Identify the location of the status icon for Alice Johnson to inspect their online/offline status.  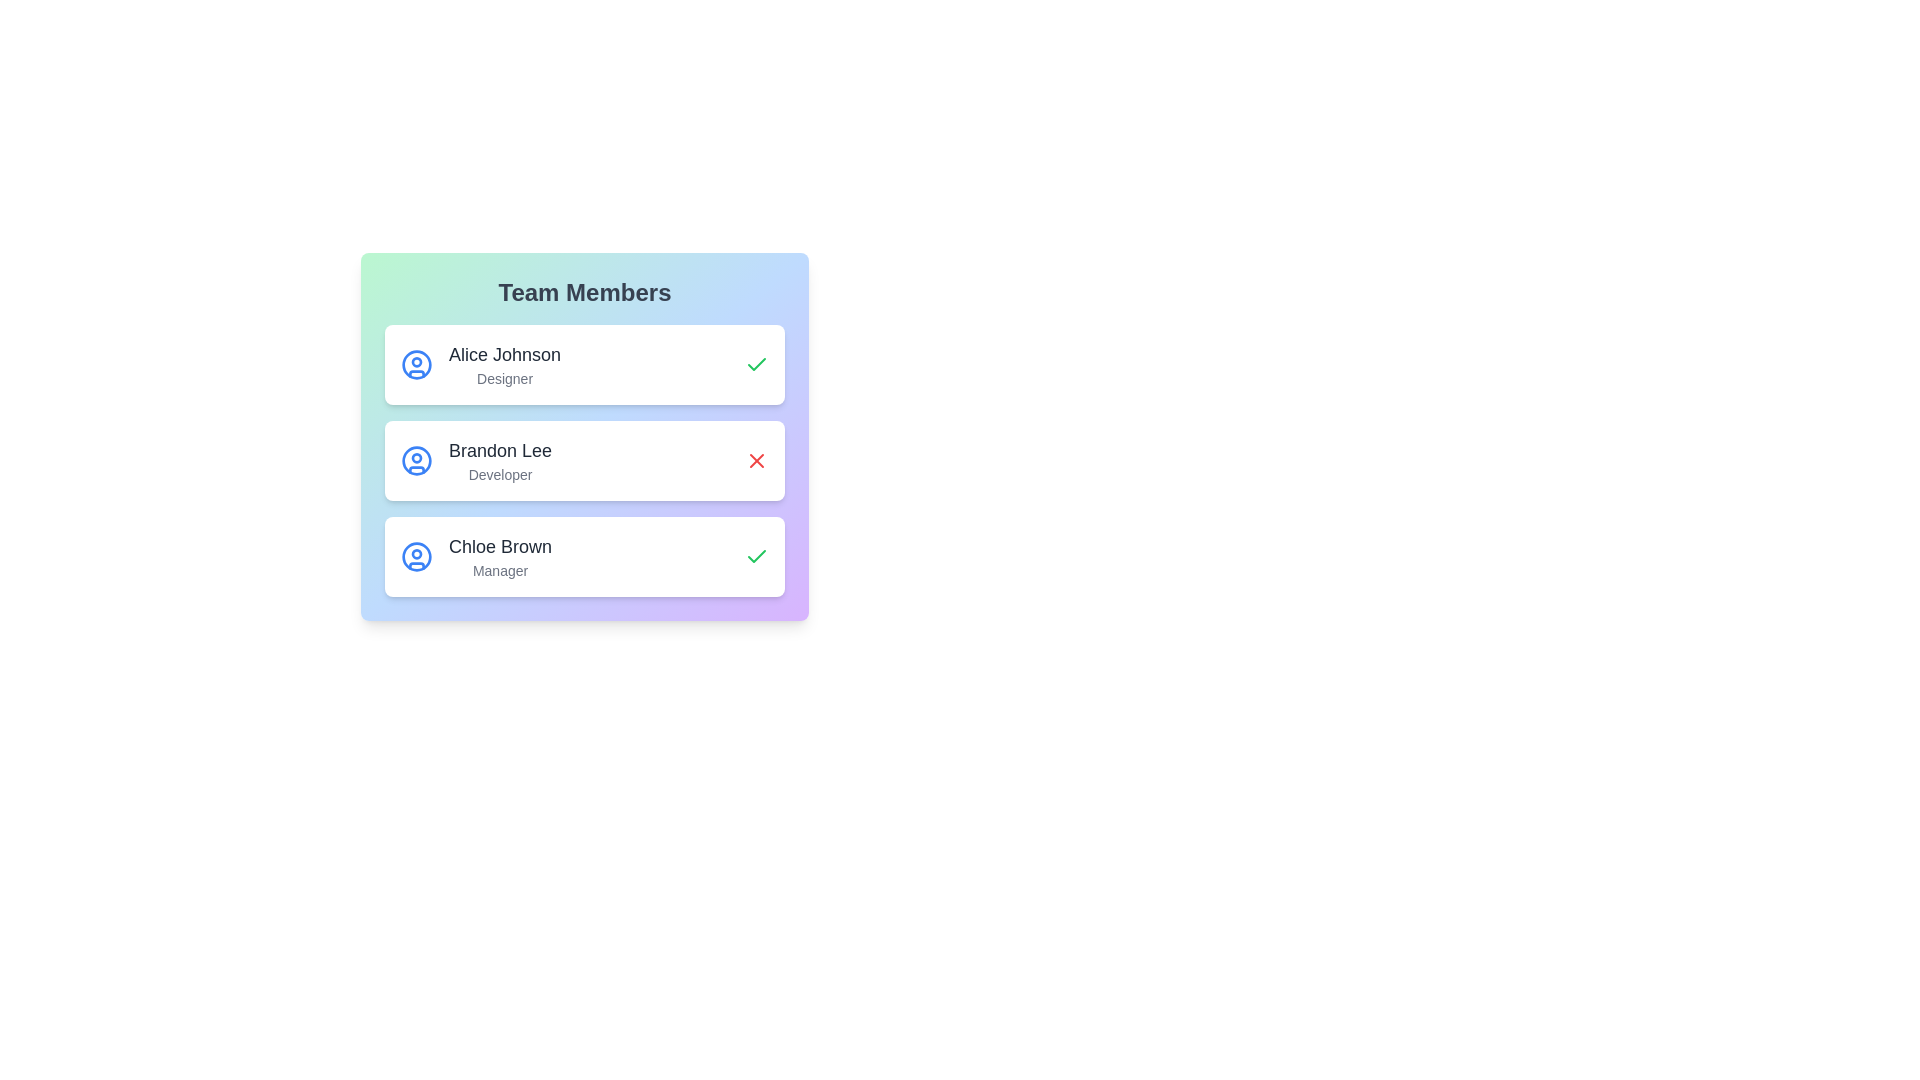
(756, 365).